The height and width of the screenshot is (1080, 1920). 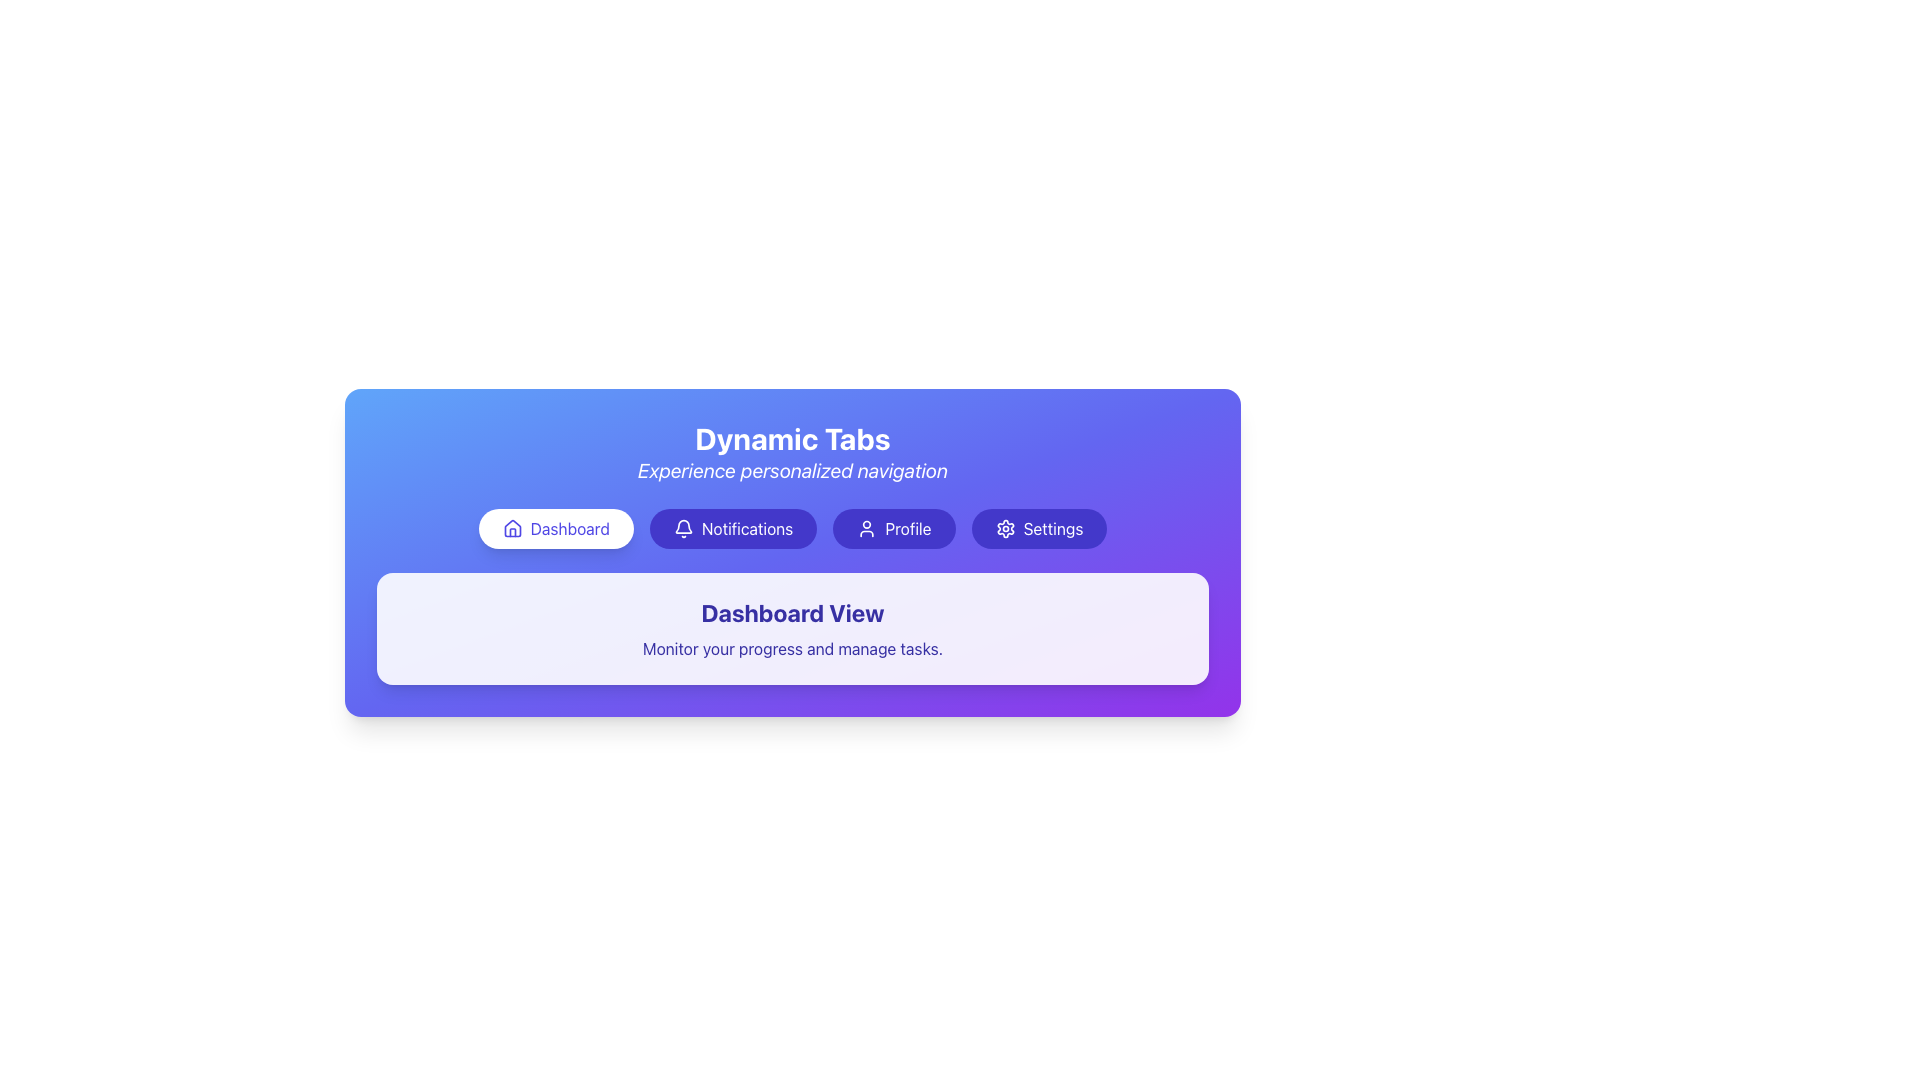 I want to click on the cogwheel-shaped settings icon located in the top right portion of the application's main navigation bar, so click(x=1005, y=527).